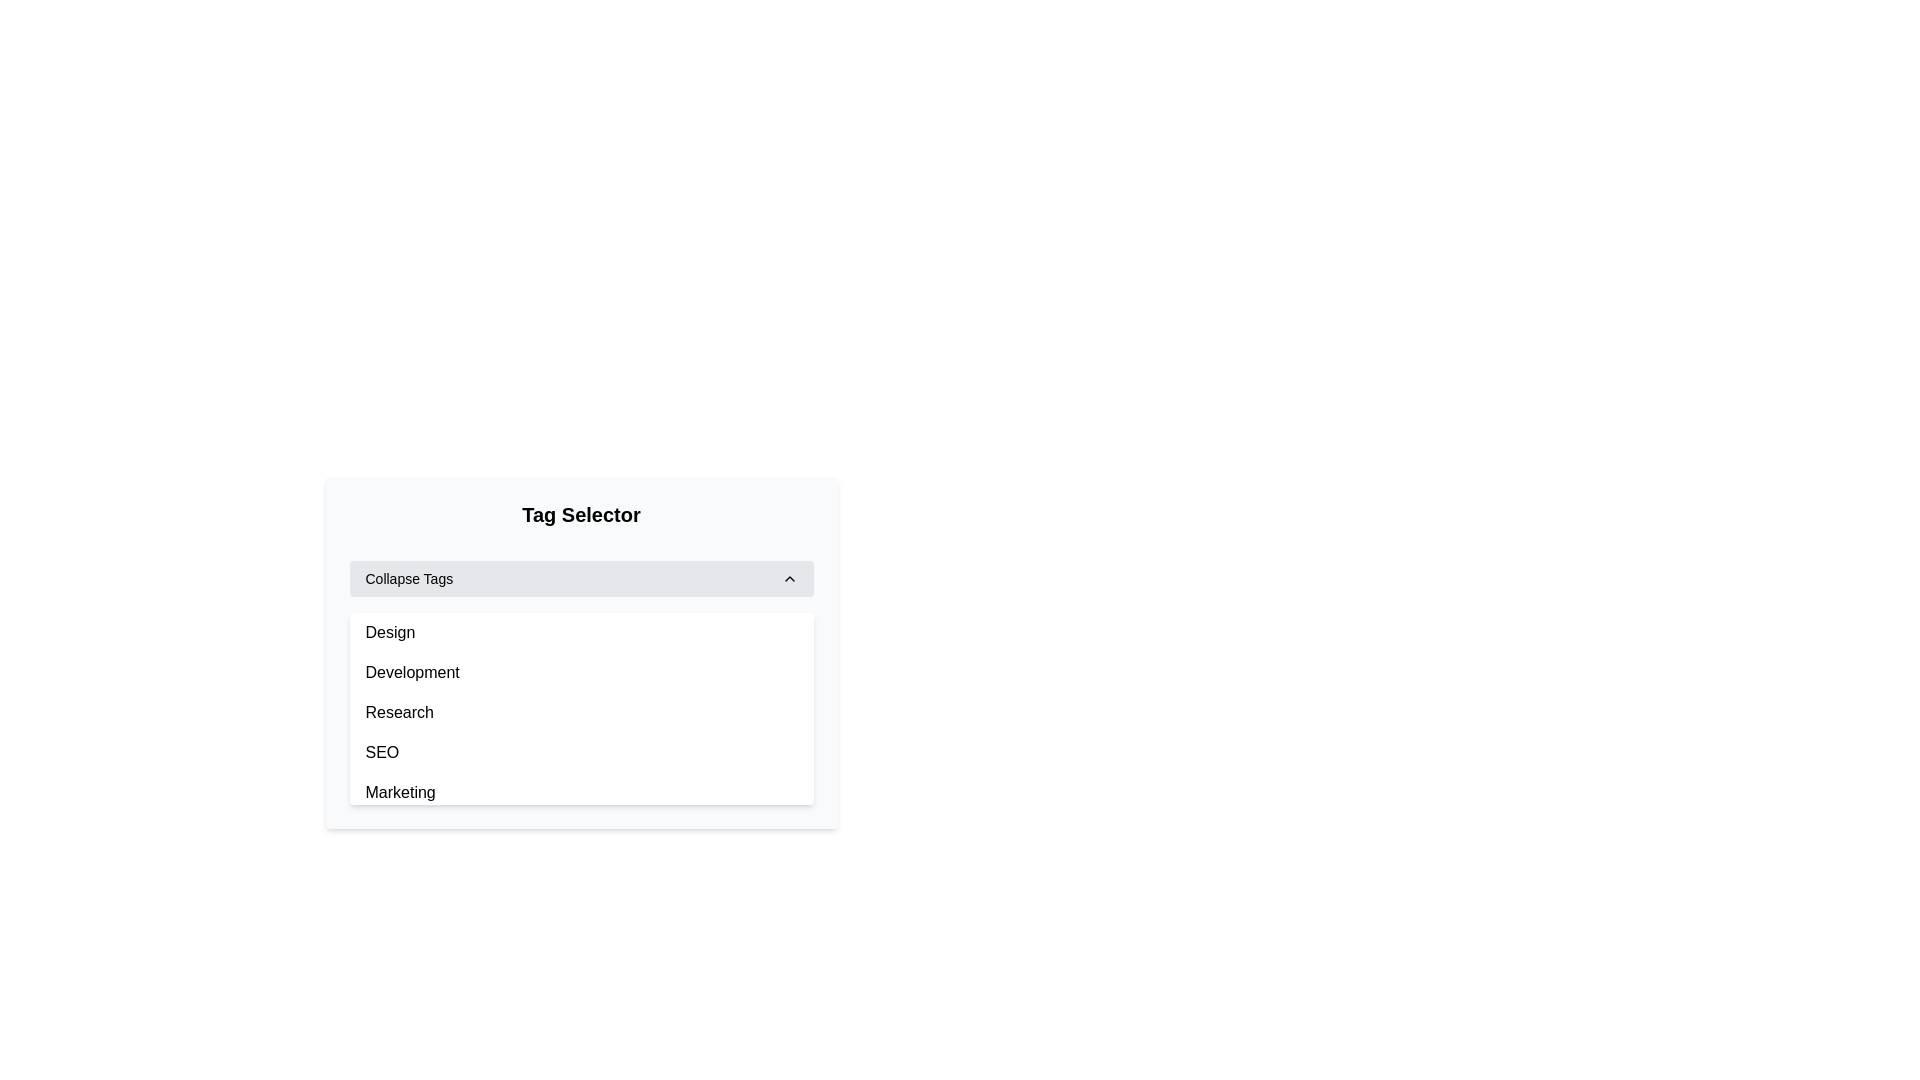  I want to click on the fourth selectable item in the dropdown menu labeled 'Tag Selector', so click(382, 752).